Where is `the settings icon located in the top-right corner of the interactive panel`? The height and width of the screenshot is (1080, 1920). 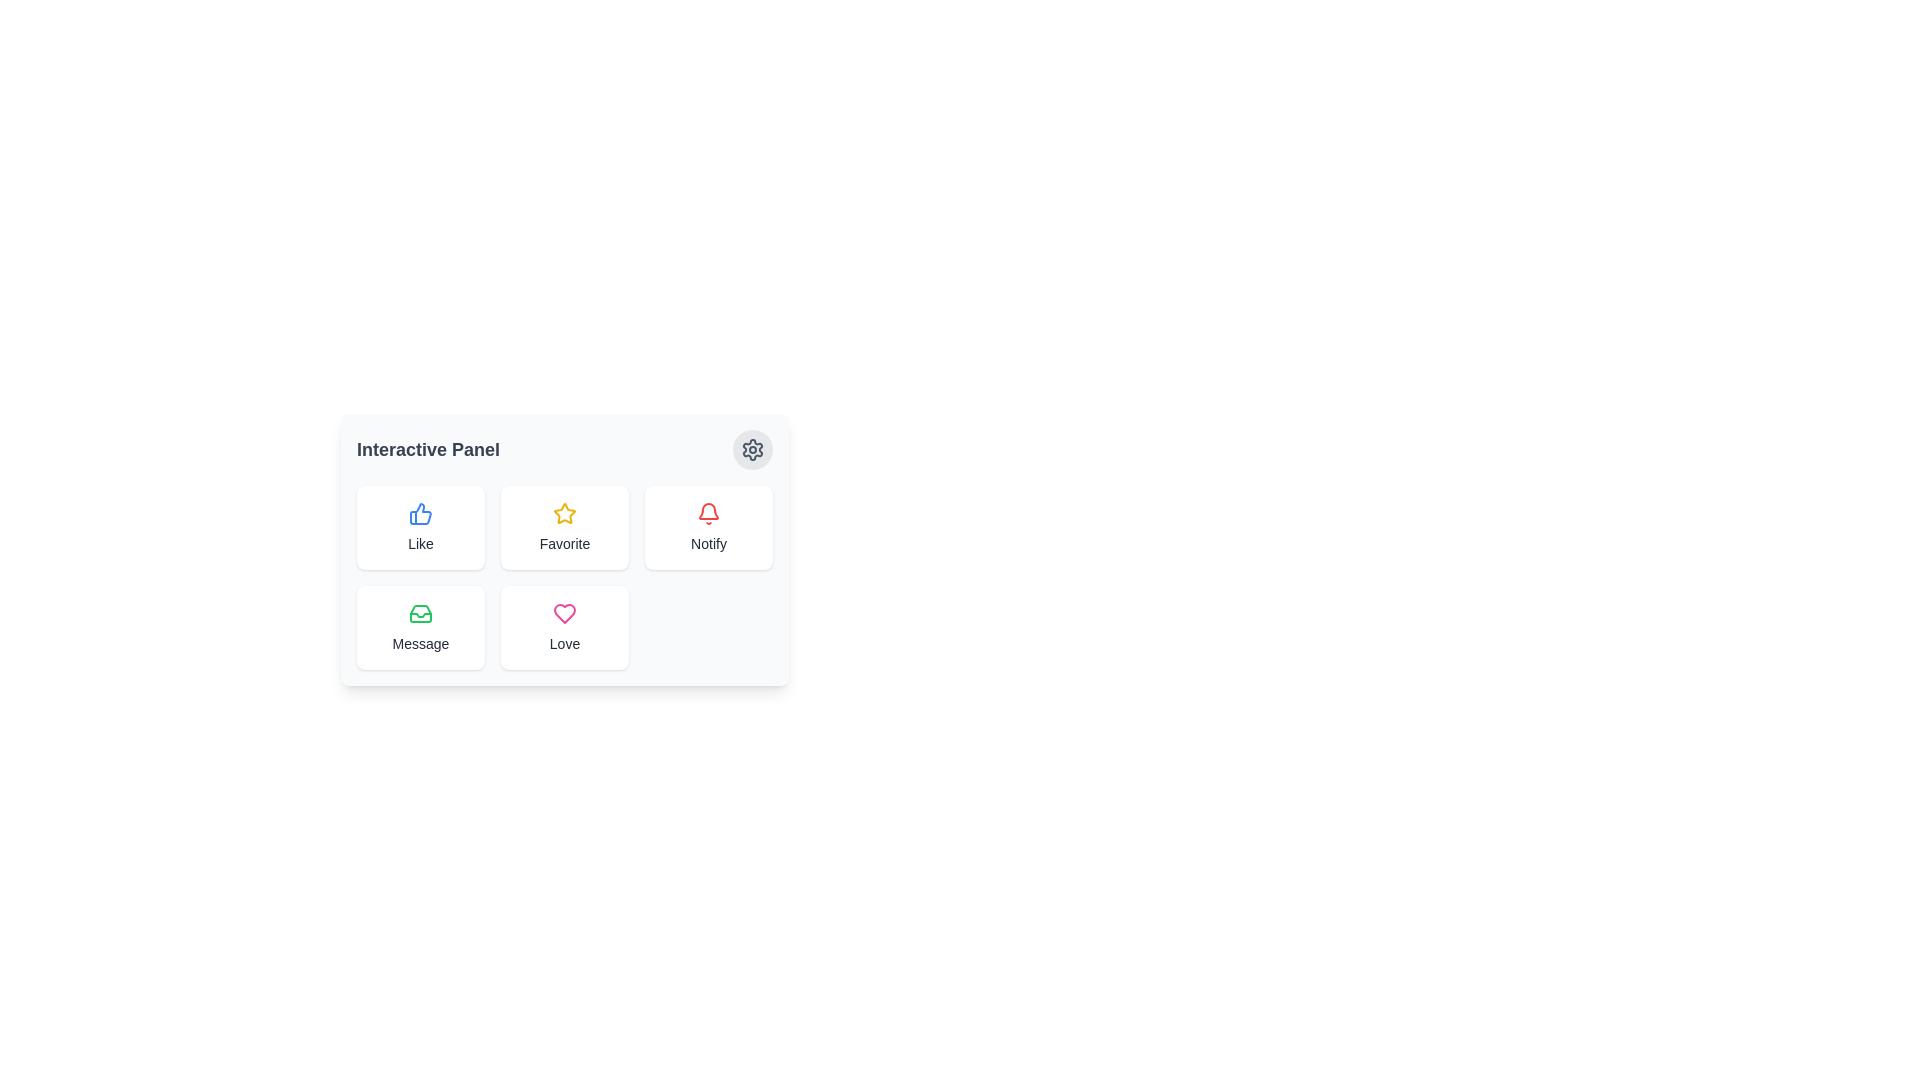 the settings icon located in the top-right corner of the interactive panel is located at coordinates (752, 450).